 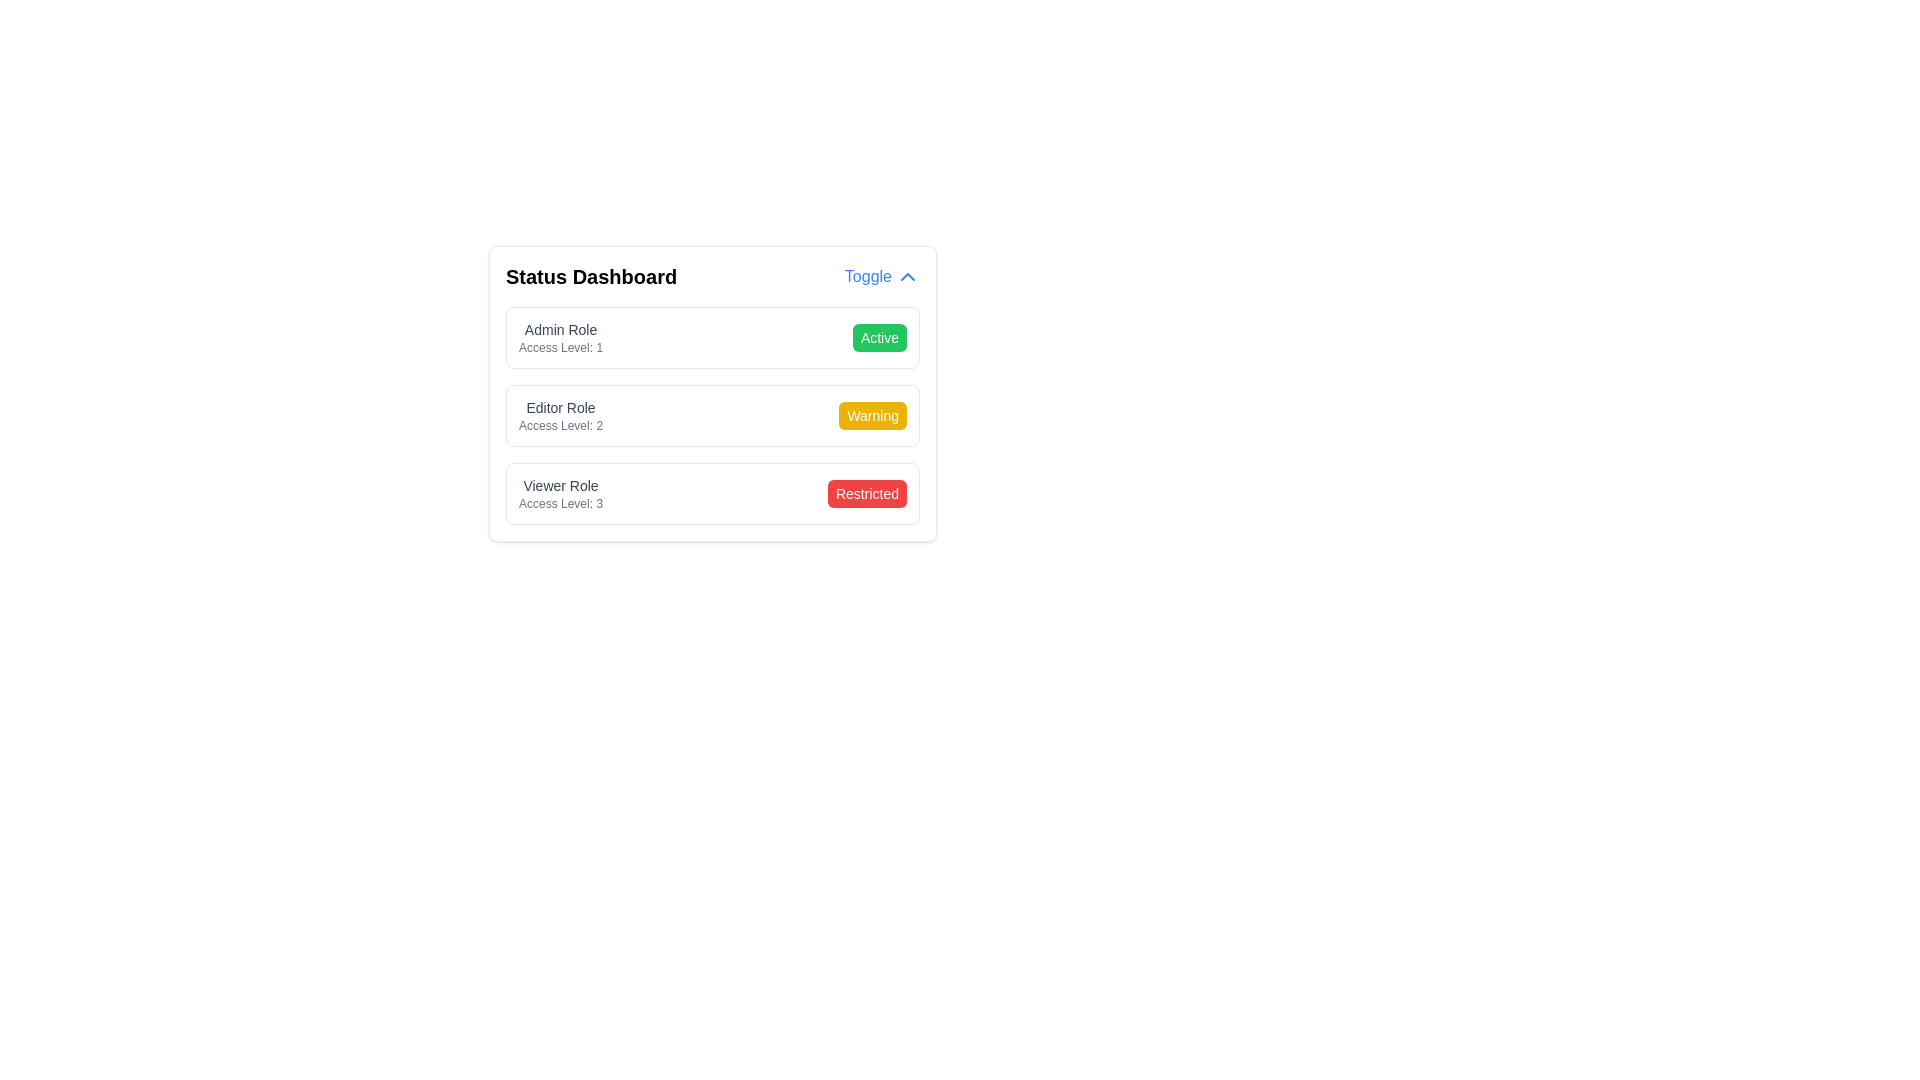 I want to click on the text label located in the top-right corner of the card interface, next to the 'Status Dashboard' header, to potentially trigger an associated action, so click(x=868, y=277).